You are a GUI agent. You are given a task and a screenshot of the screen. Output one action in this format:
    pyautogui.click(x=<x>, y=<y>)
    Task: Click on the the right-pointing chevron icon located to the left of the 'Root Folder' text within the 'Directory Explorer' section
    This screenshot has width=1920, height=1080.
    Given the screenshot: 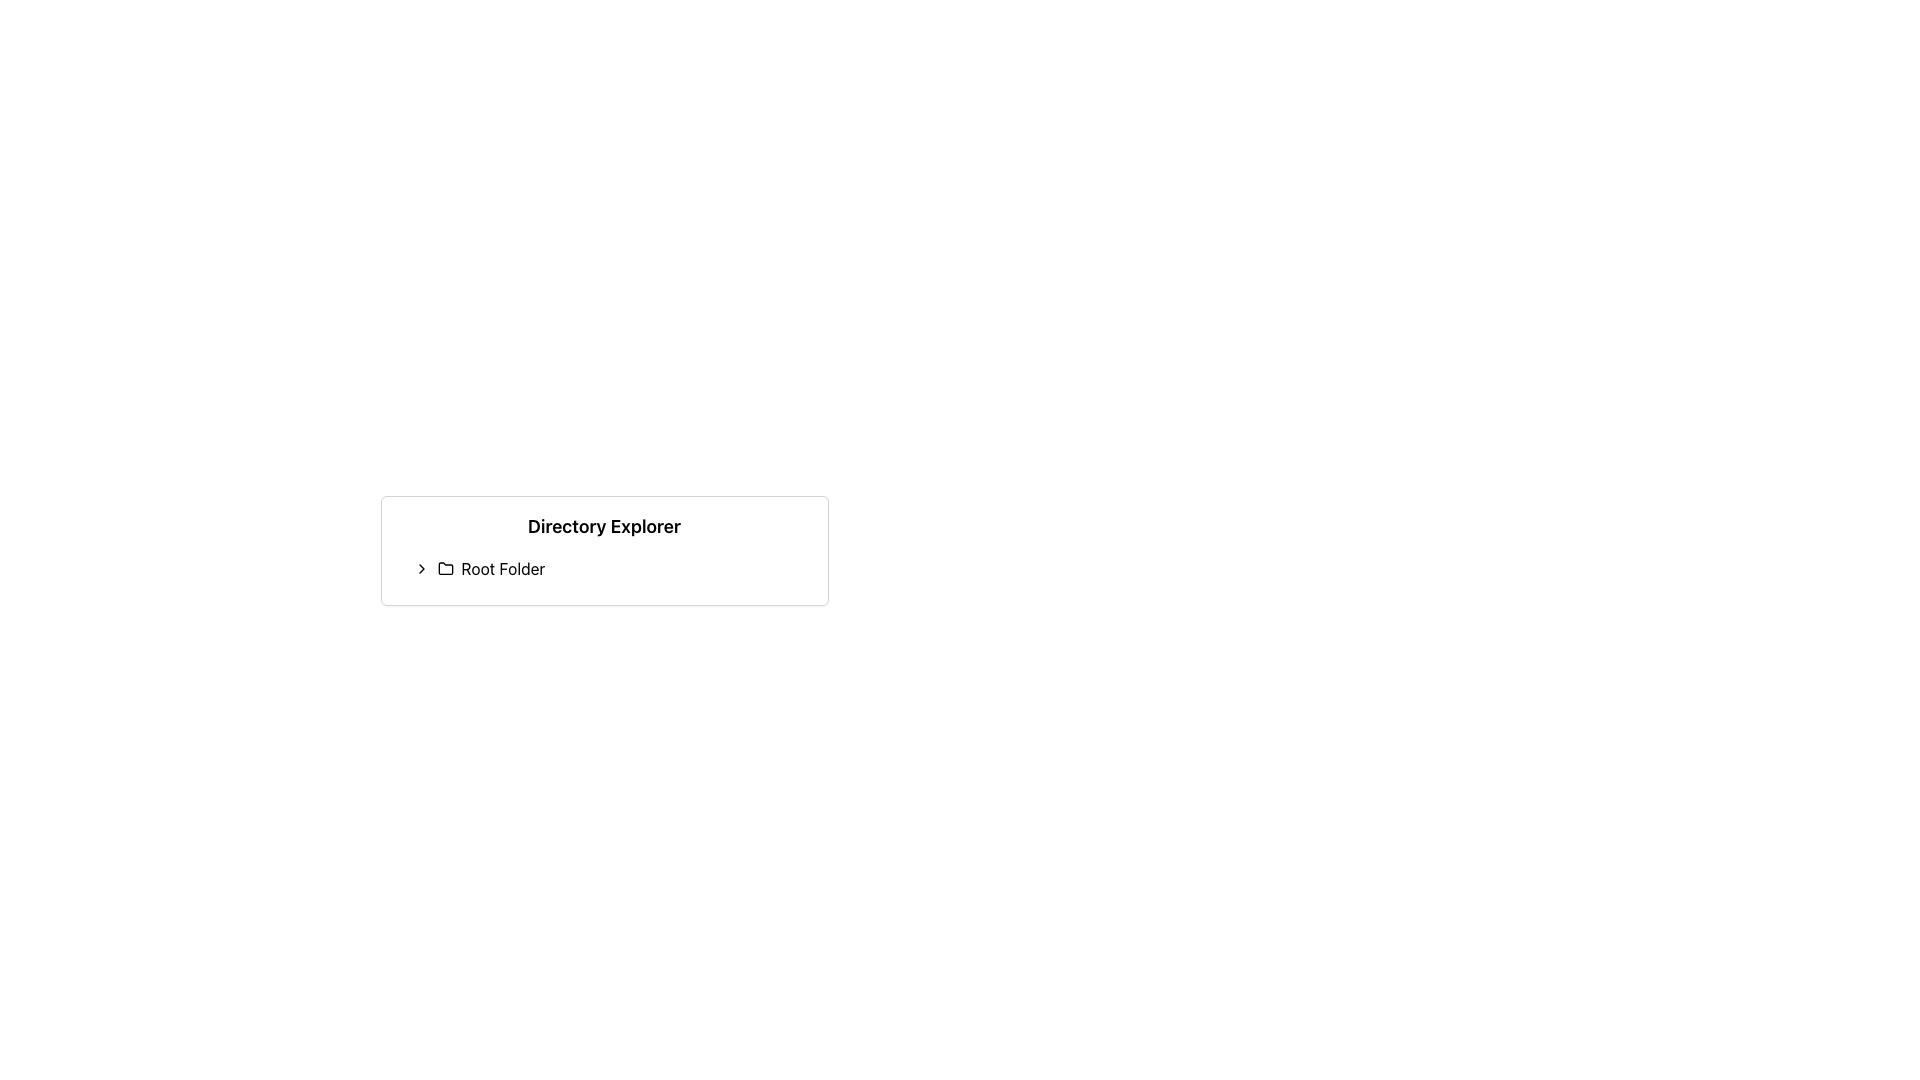 What is the action you would take?
    pyautogui.click(x=420, y=569)
    